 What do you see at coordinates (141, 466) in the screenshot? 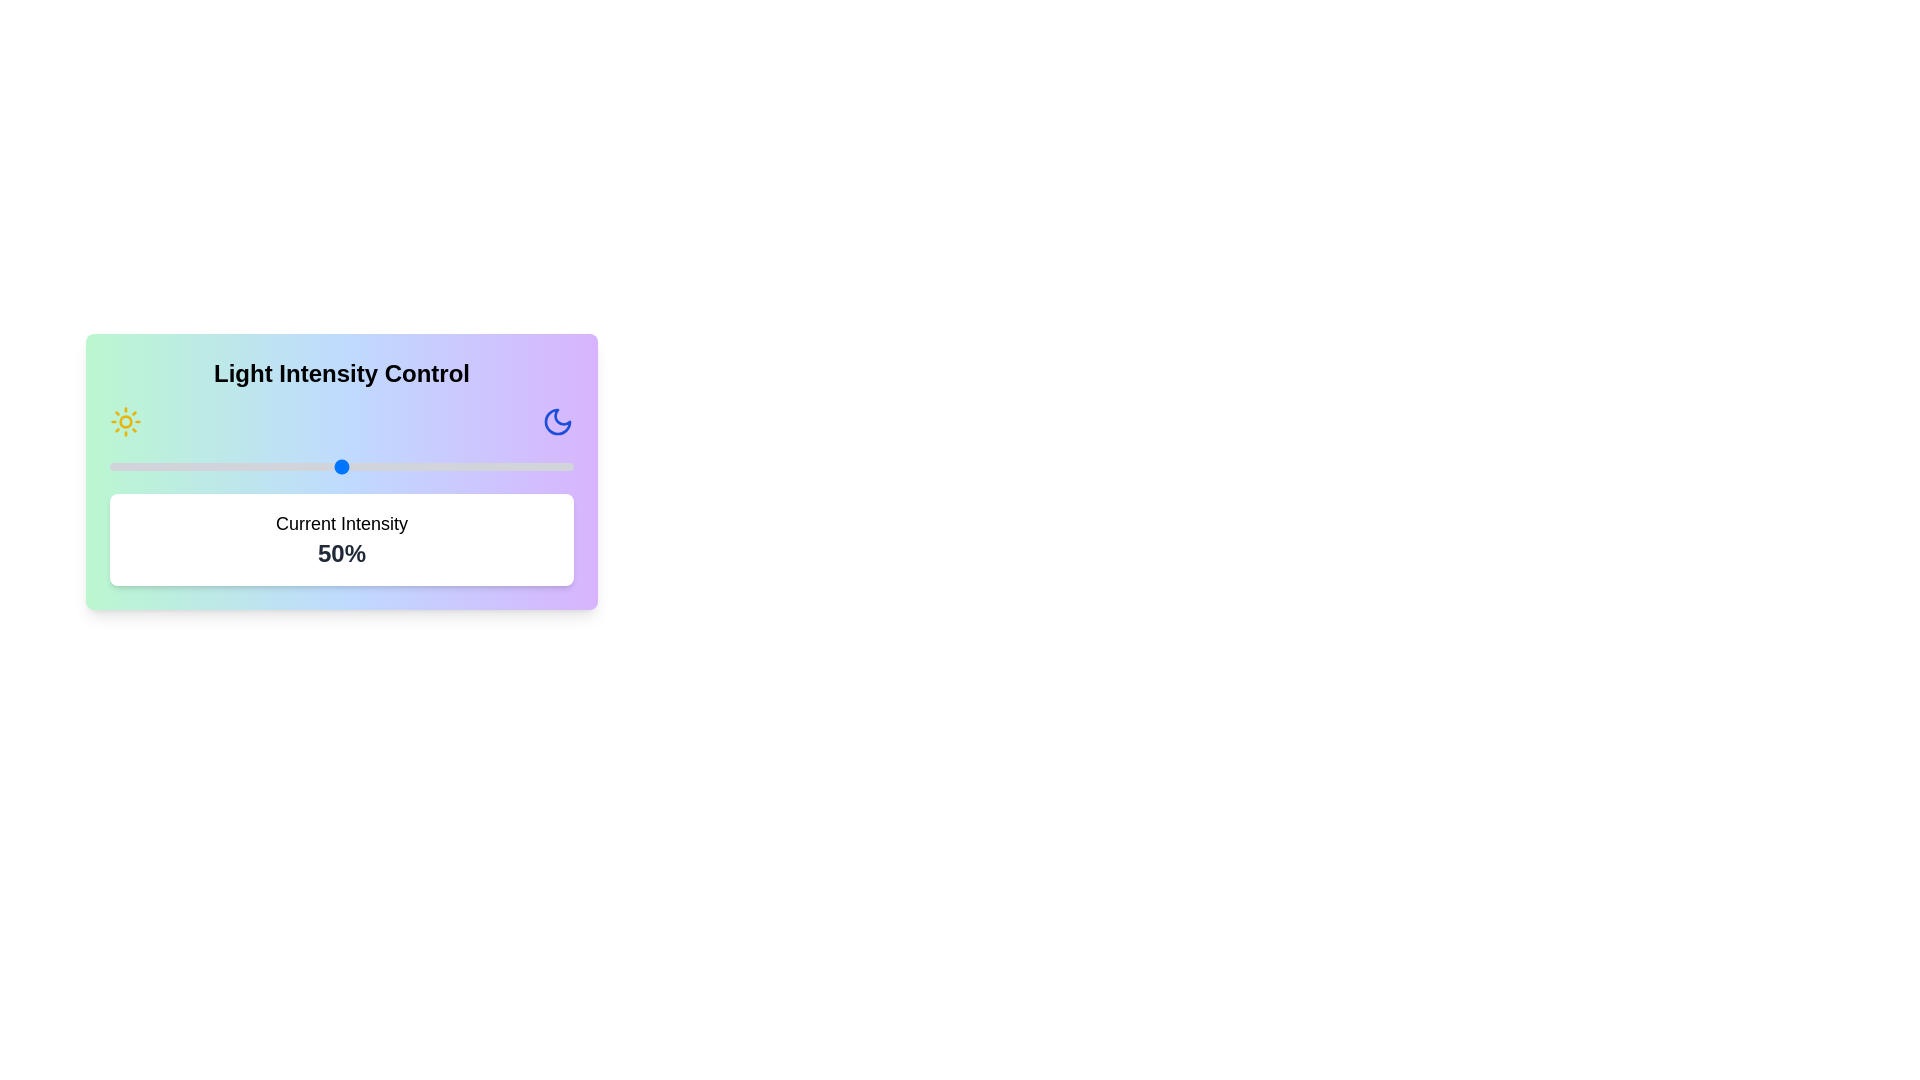
I see `the light intensity` at bounding box center [141, 466].